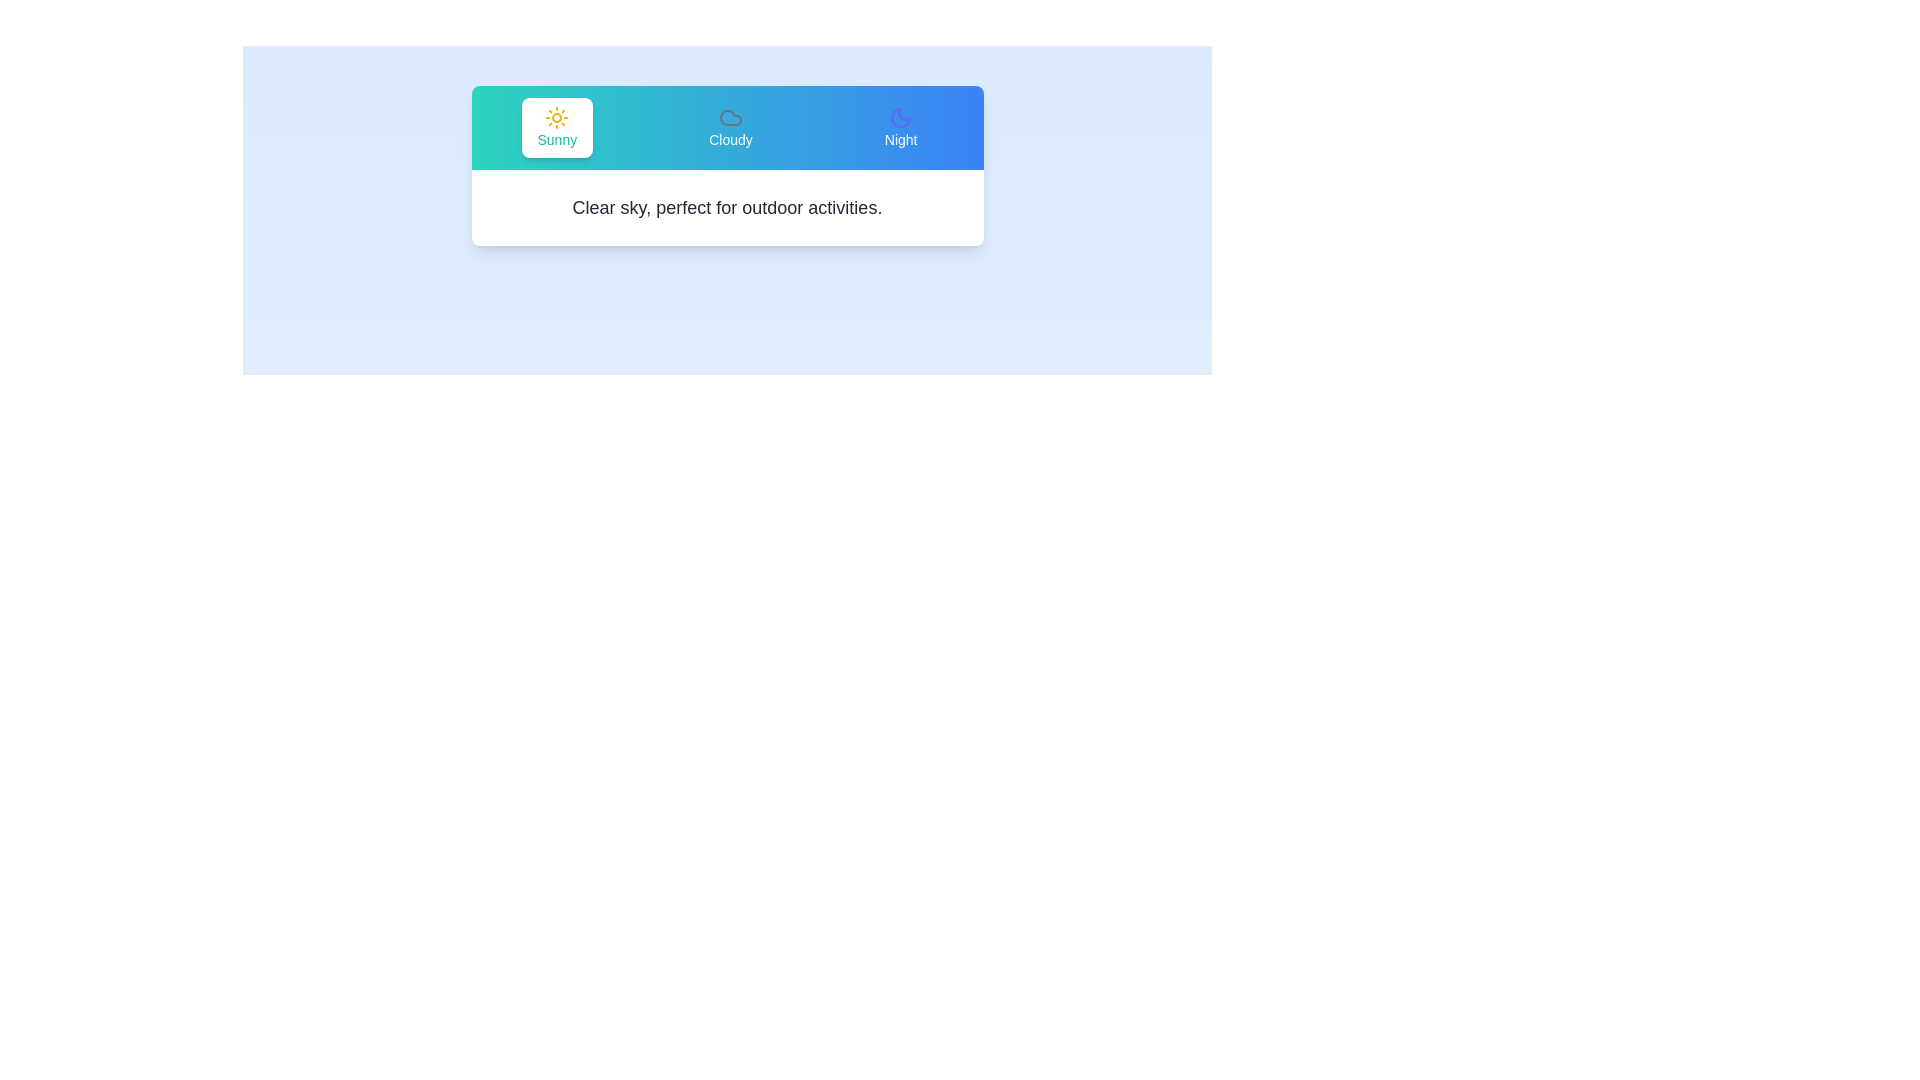  I want to click on the weather tab corresponding to Night, so click(900, 127).